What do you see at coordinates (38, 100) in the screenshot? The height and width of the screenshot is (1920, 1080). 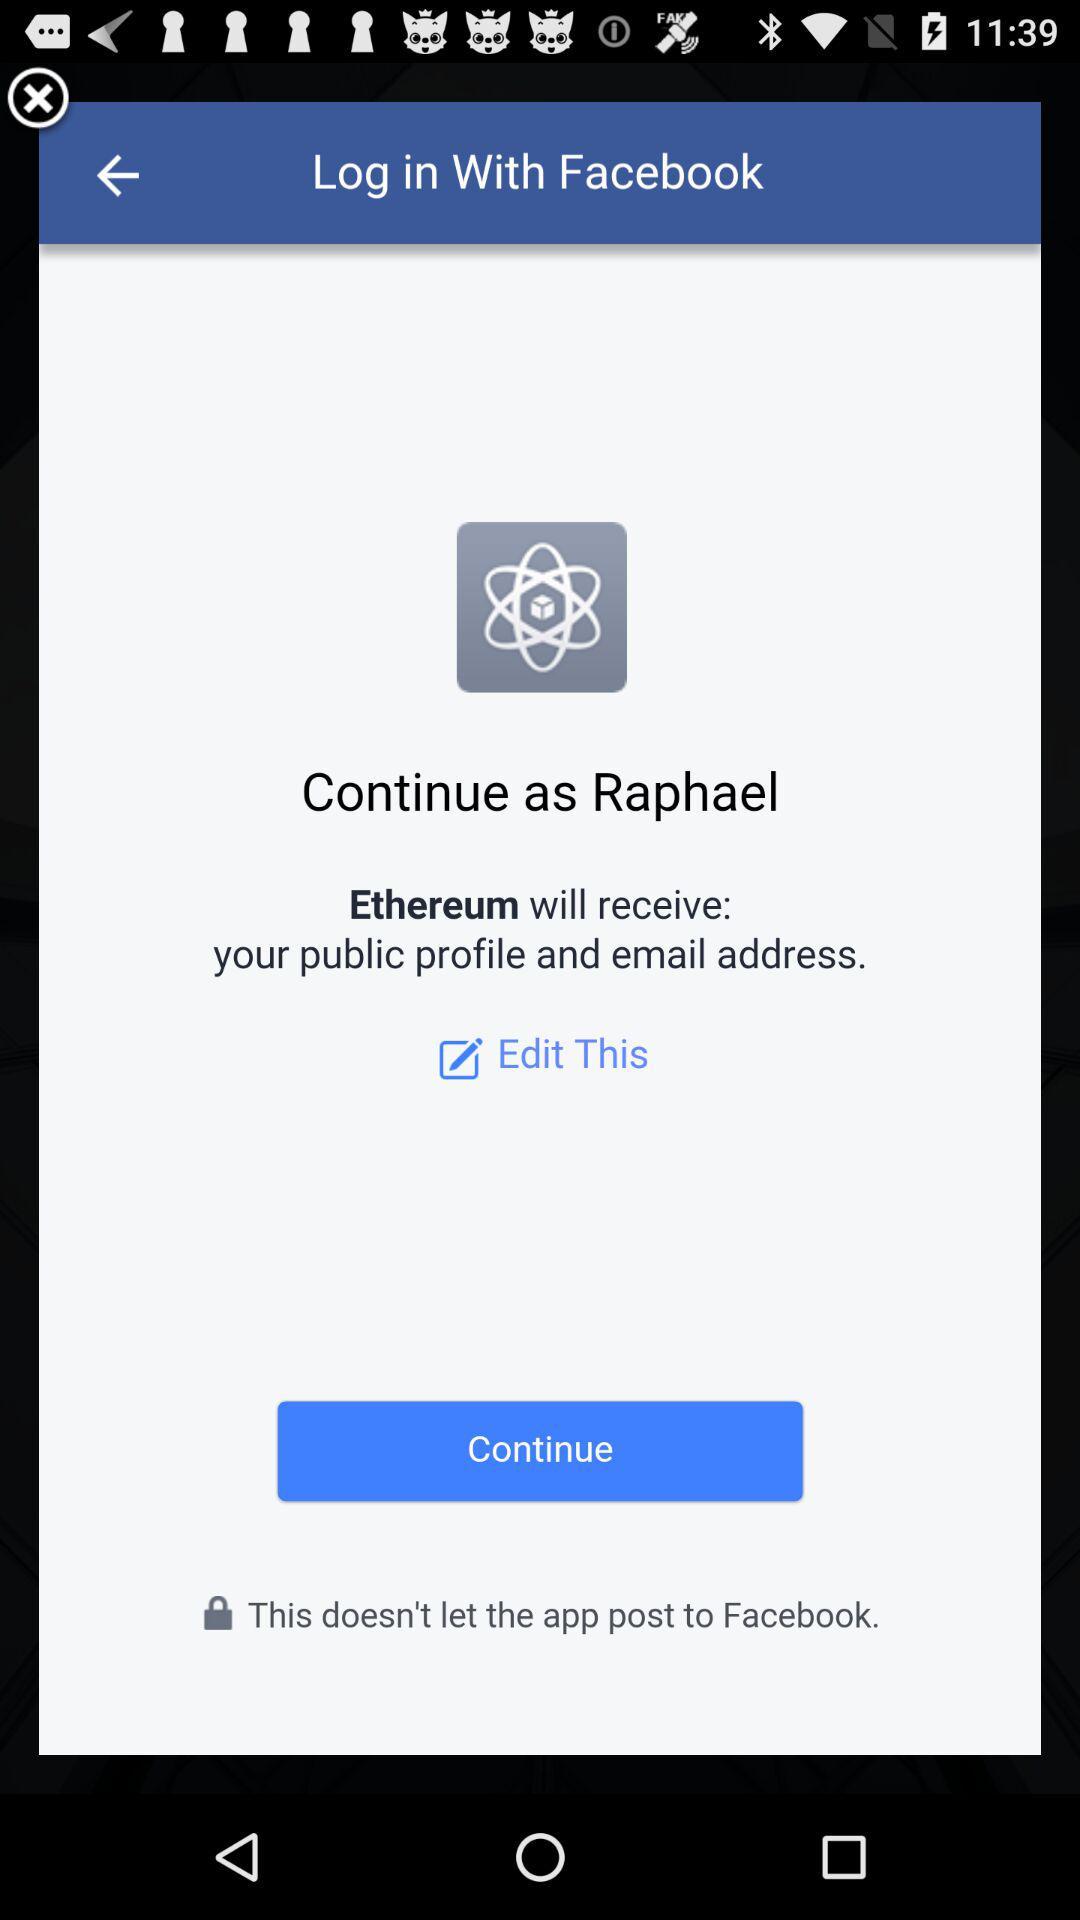 I see `the tab` at bounding box center [38, 100].